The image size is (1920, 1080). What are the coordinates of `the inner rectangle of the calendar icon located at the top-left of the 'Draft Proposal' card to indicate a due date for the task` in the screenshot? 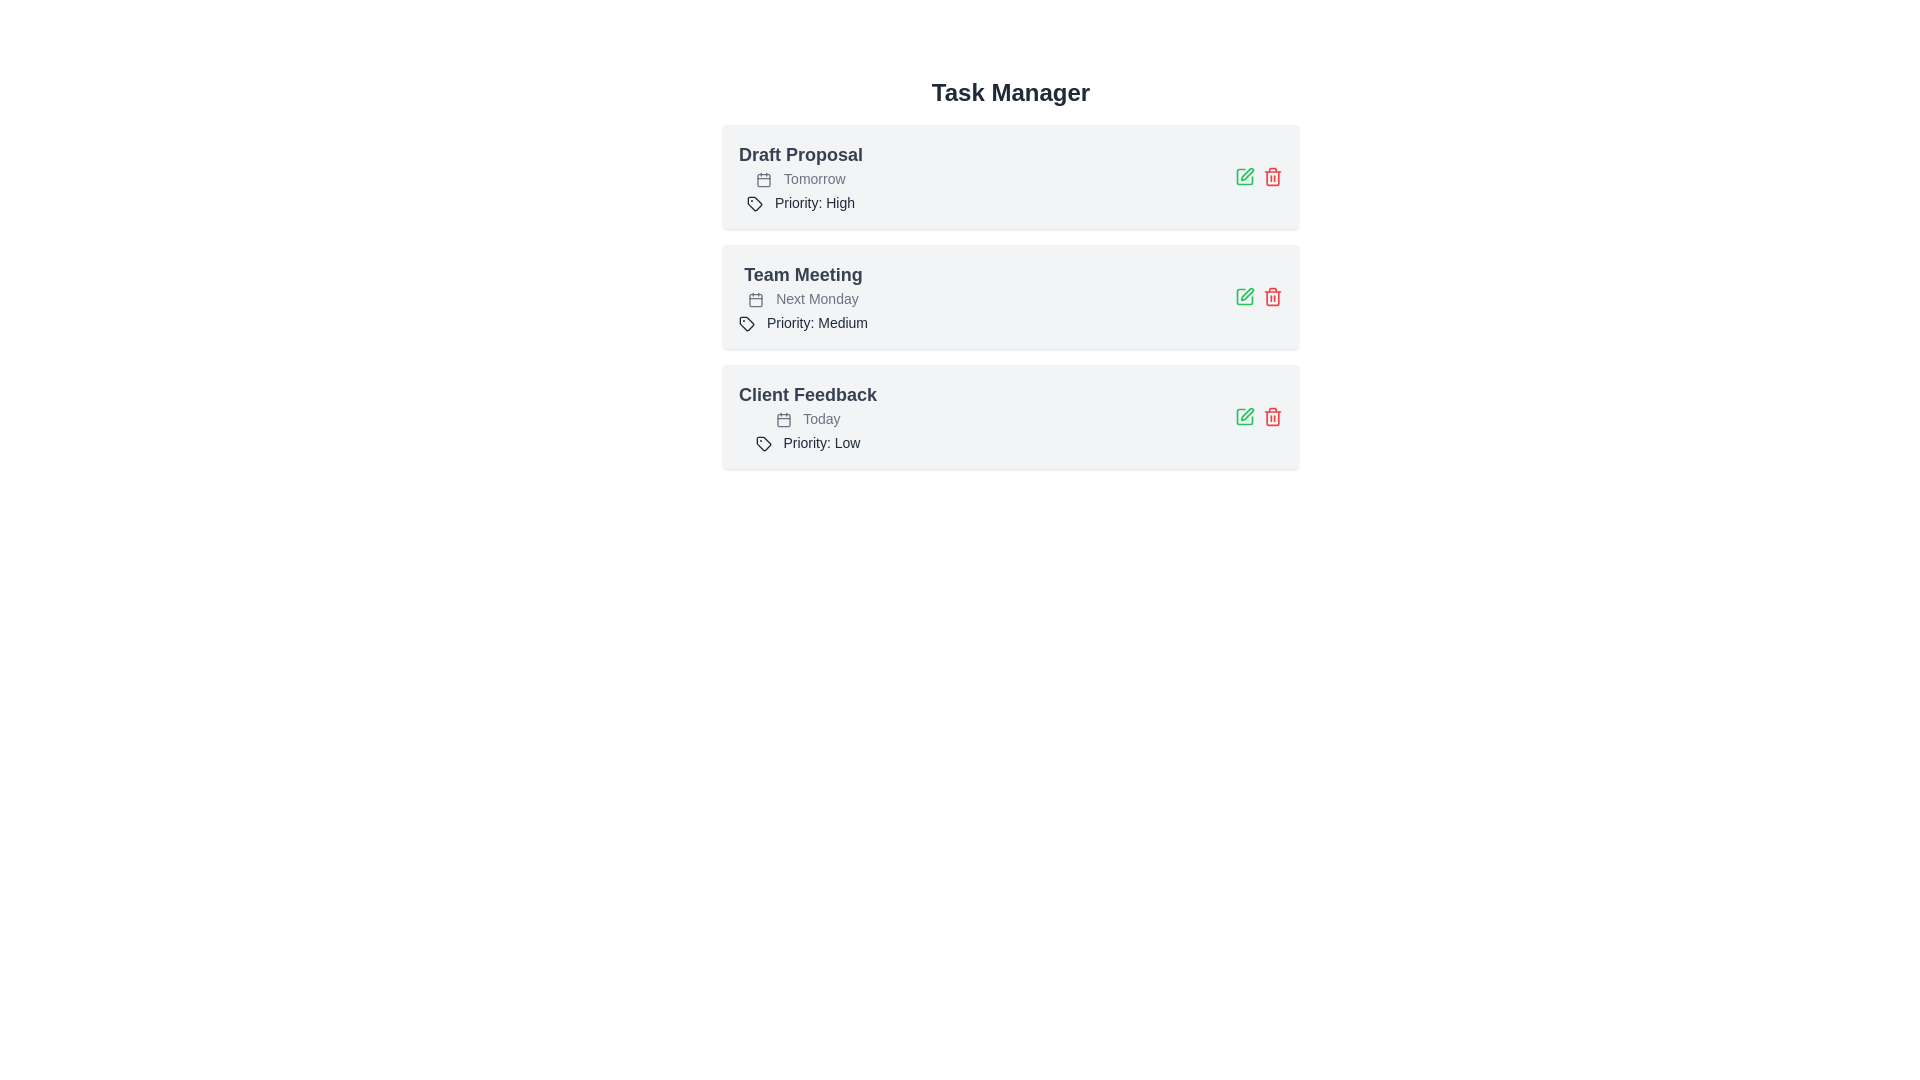 It's located at (763, 181).